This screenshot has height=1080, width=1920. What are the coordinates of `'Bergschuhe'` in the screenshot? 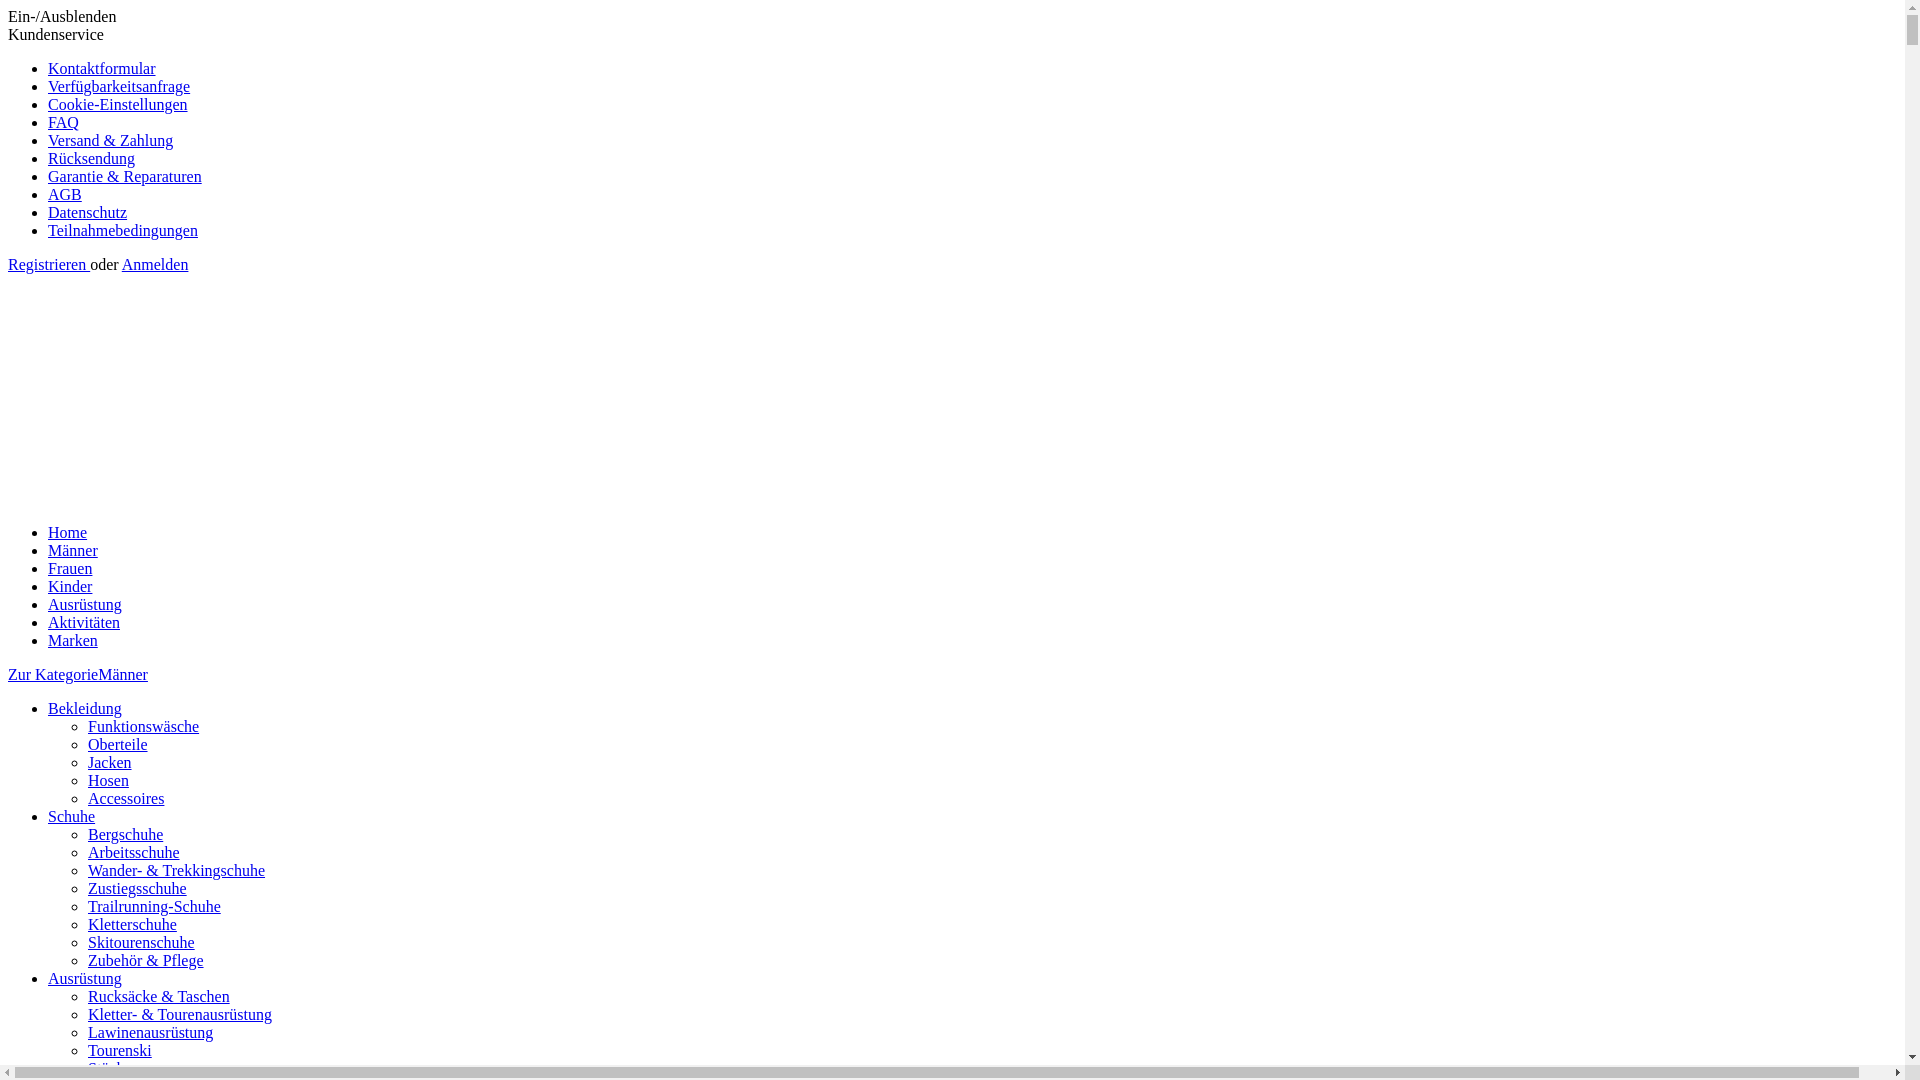 It's located at (86, 834).